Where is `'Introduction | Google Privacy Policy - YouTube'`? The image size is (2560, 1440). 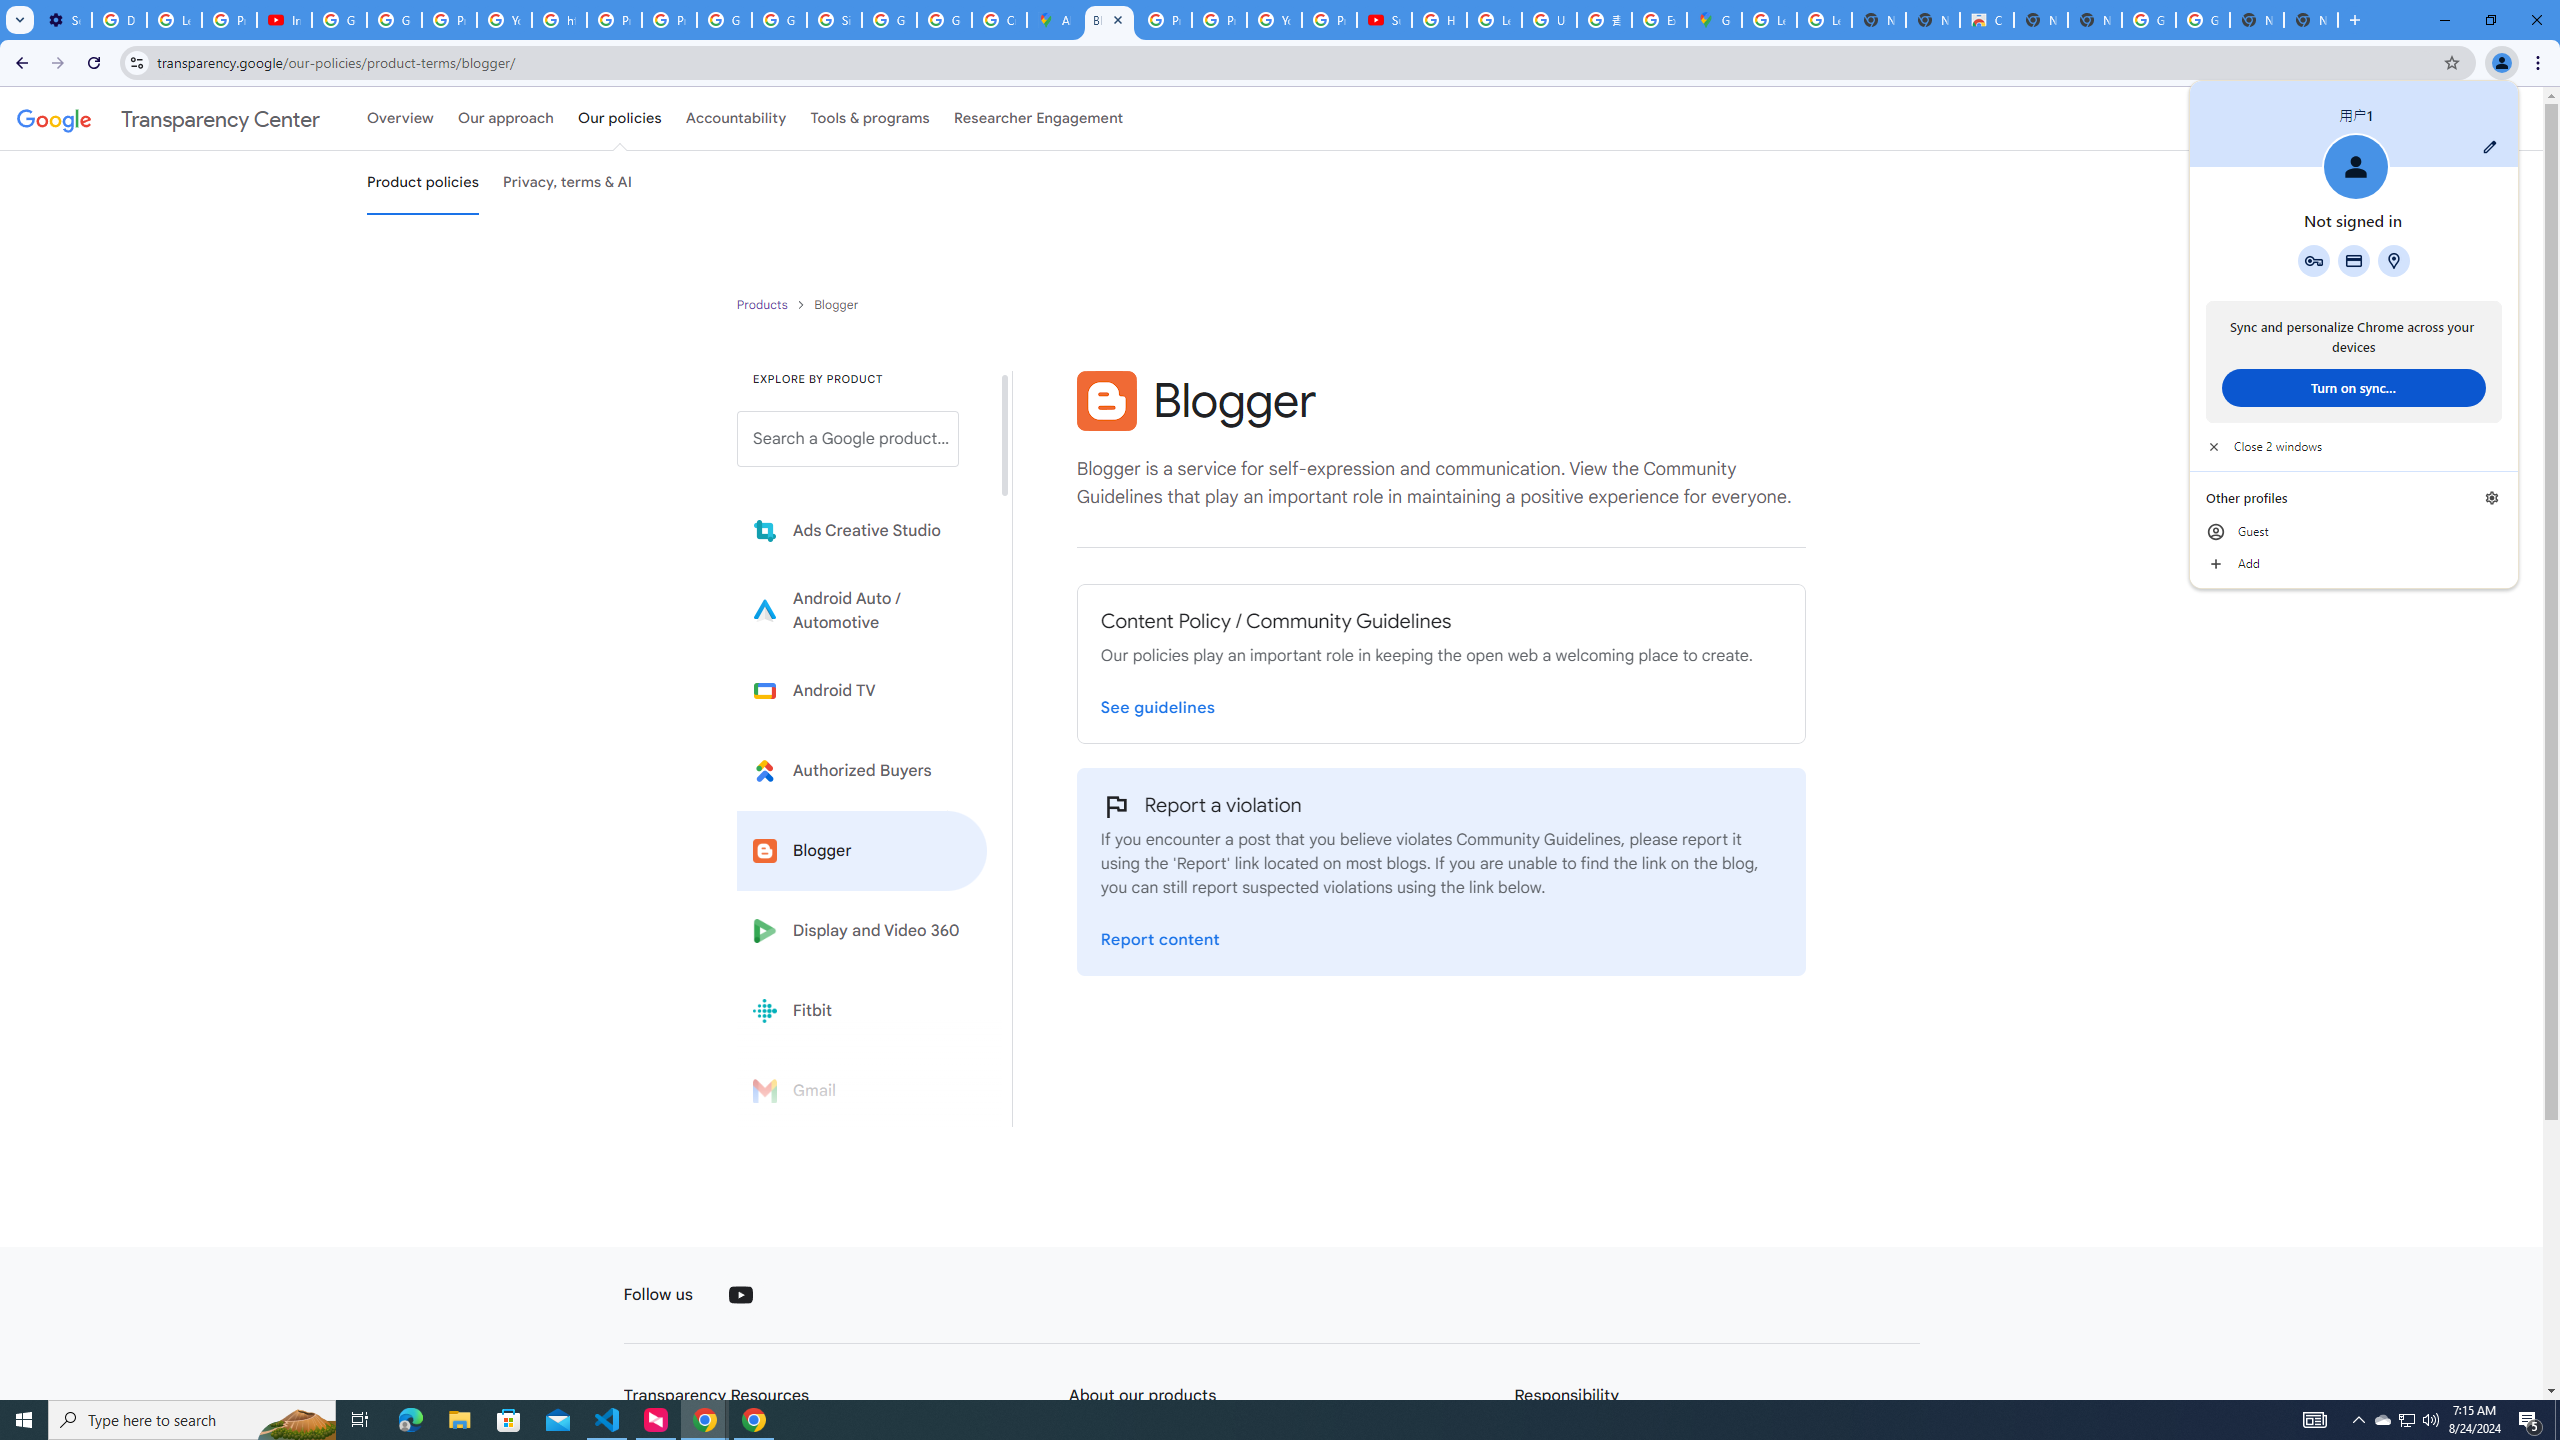
'Introduction | Google Privacy Policy - YouTube' is located at coordinates (284, 19).